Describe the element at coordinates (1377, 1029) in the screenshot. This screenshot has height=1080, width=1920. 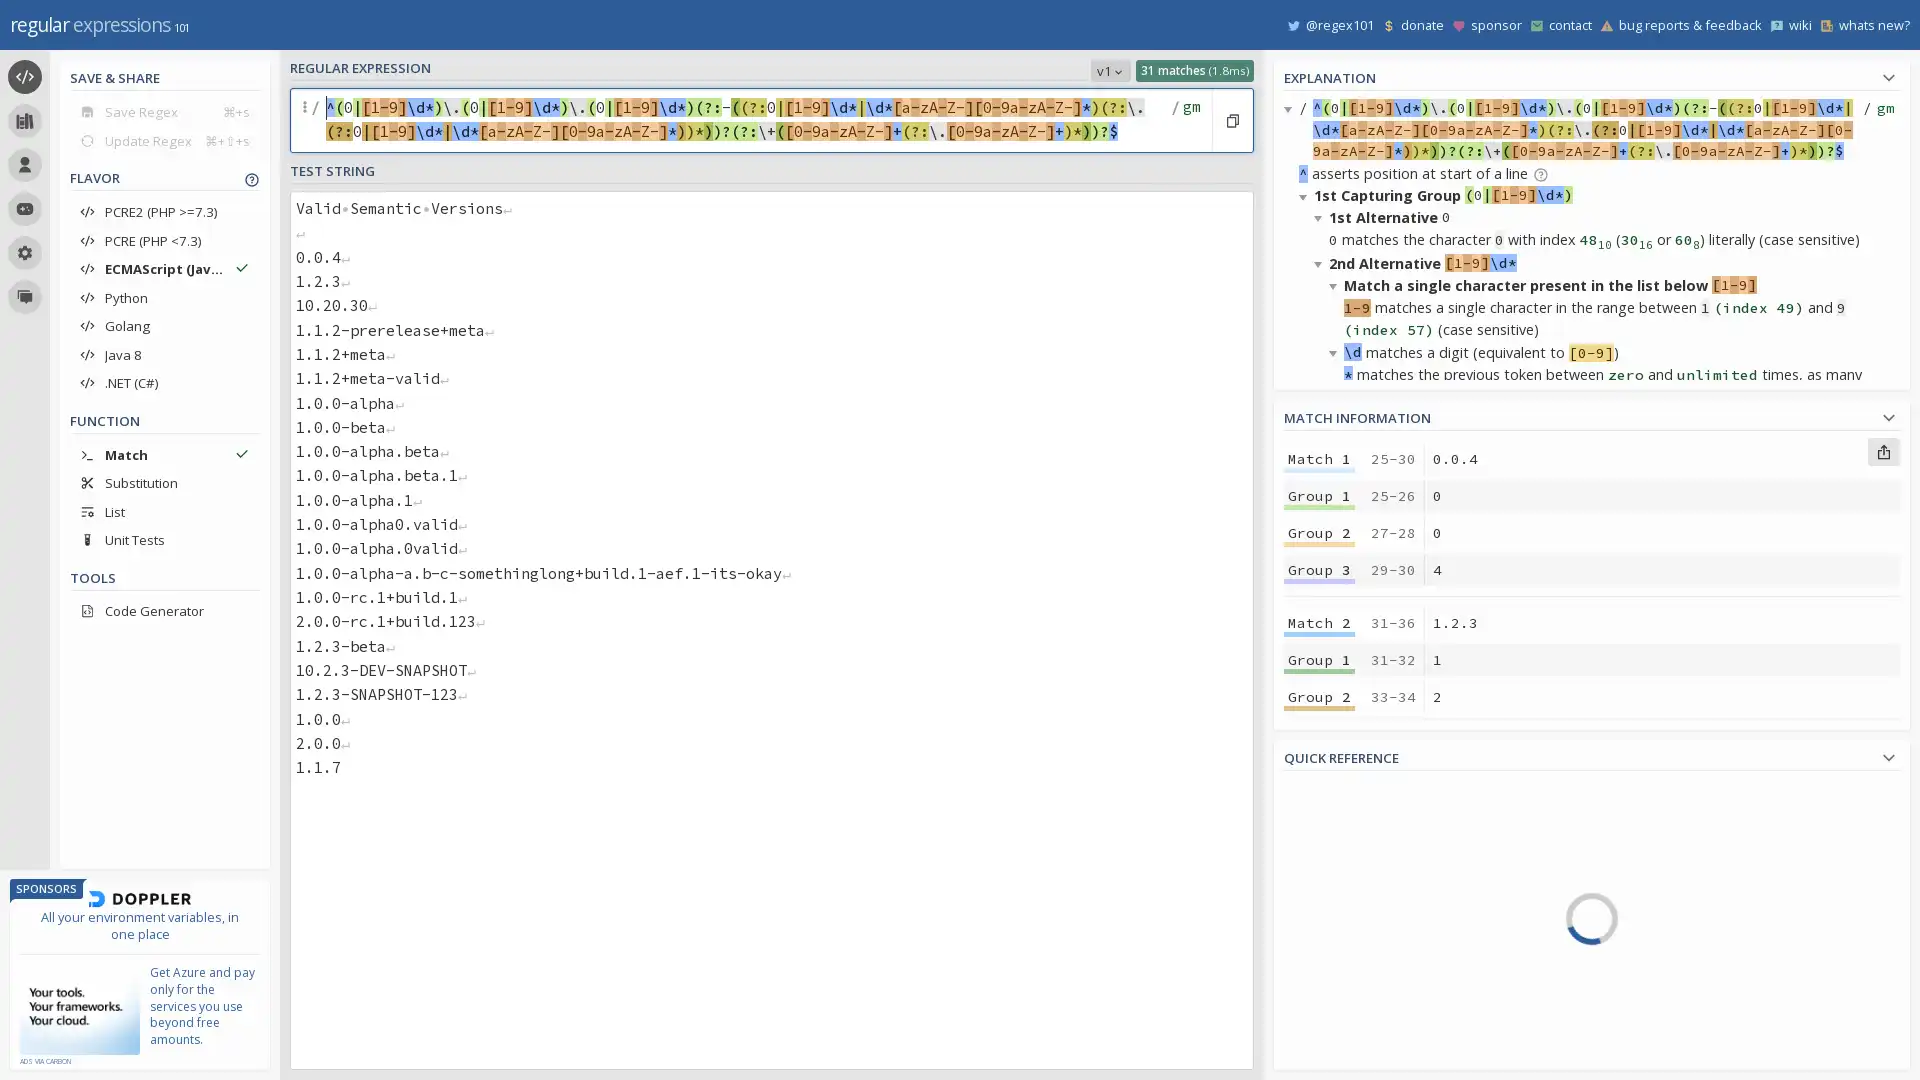
I see `Character Classes` at that location.